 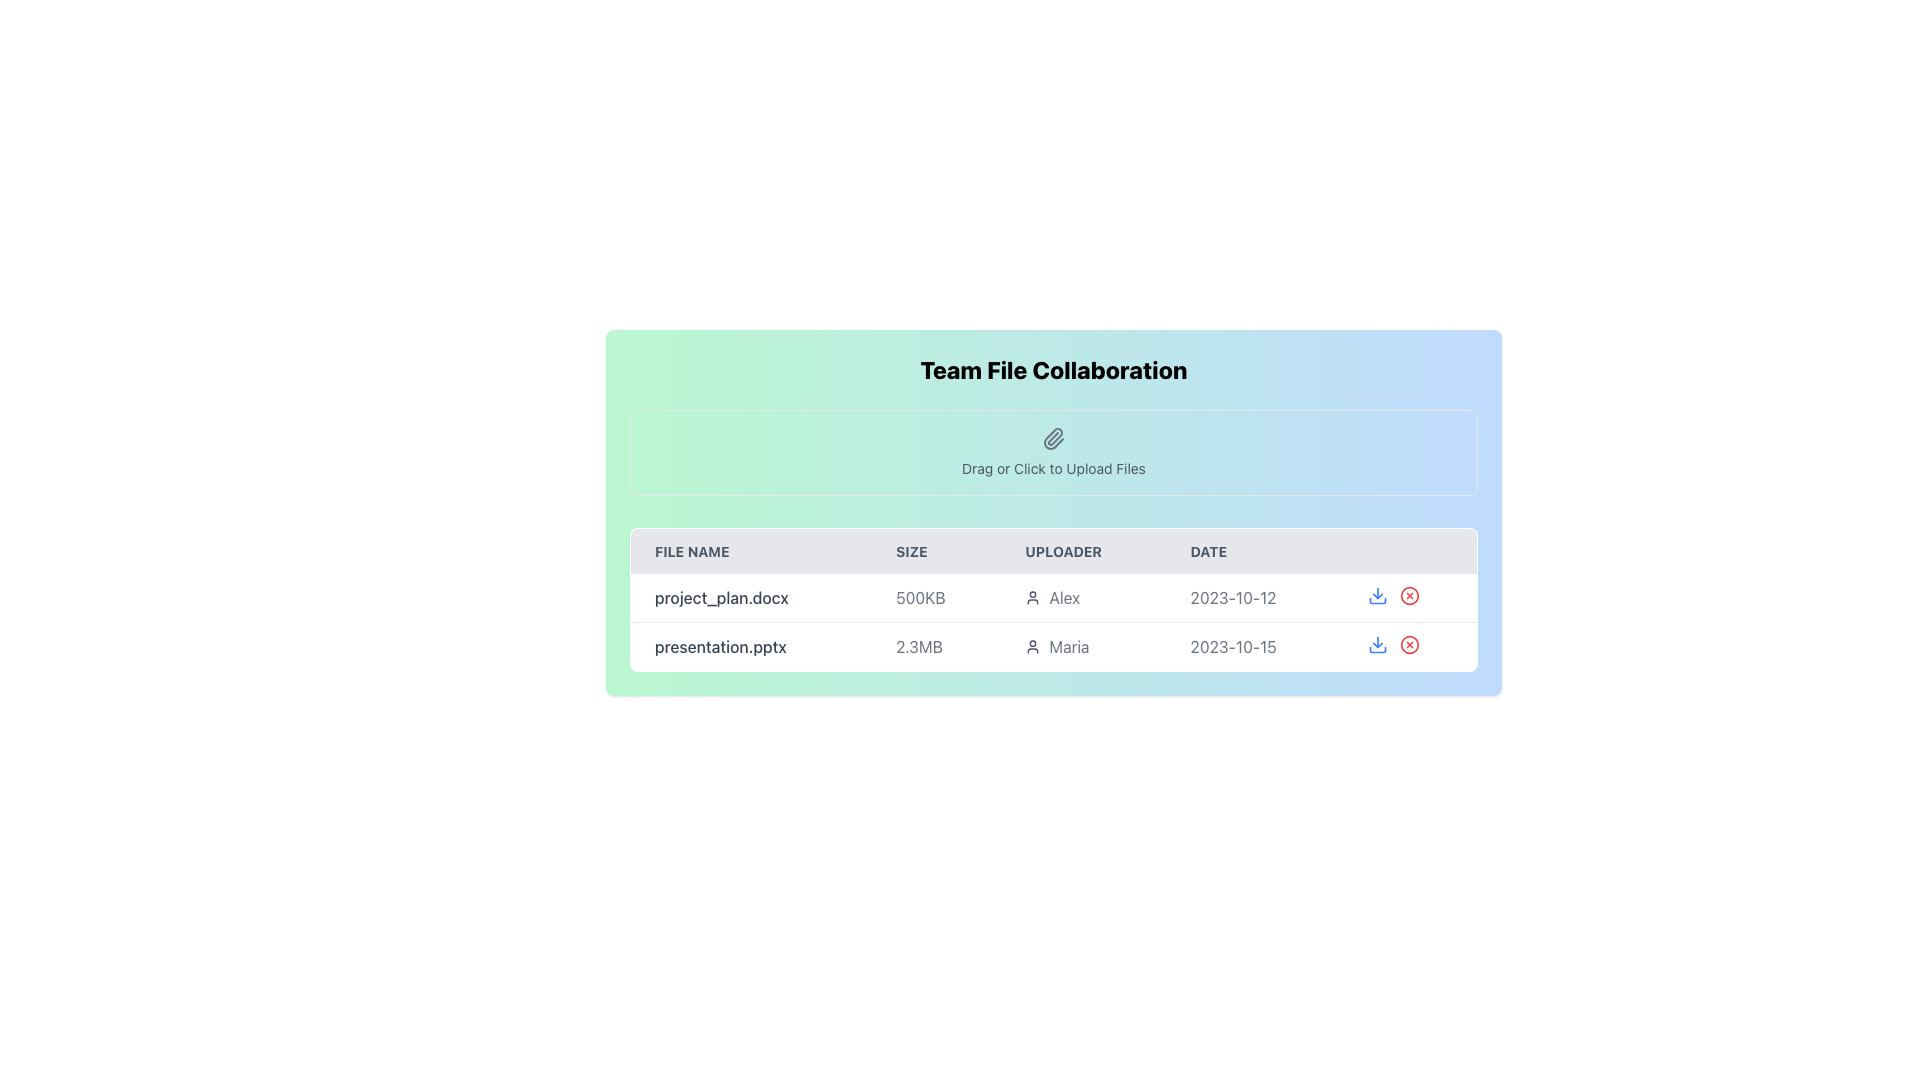 What do you see at coordinates (1083, 647) in the screenshot?
I see `the Text label indicating the uploader 'Maria' in the third column of the second row of the file information table` at bounding box center [1083, 647].